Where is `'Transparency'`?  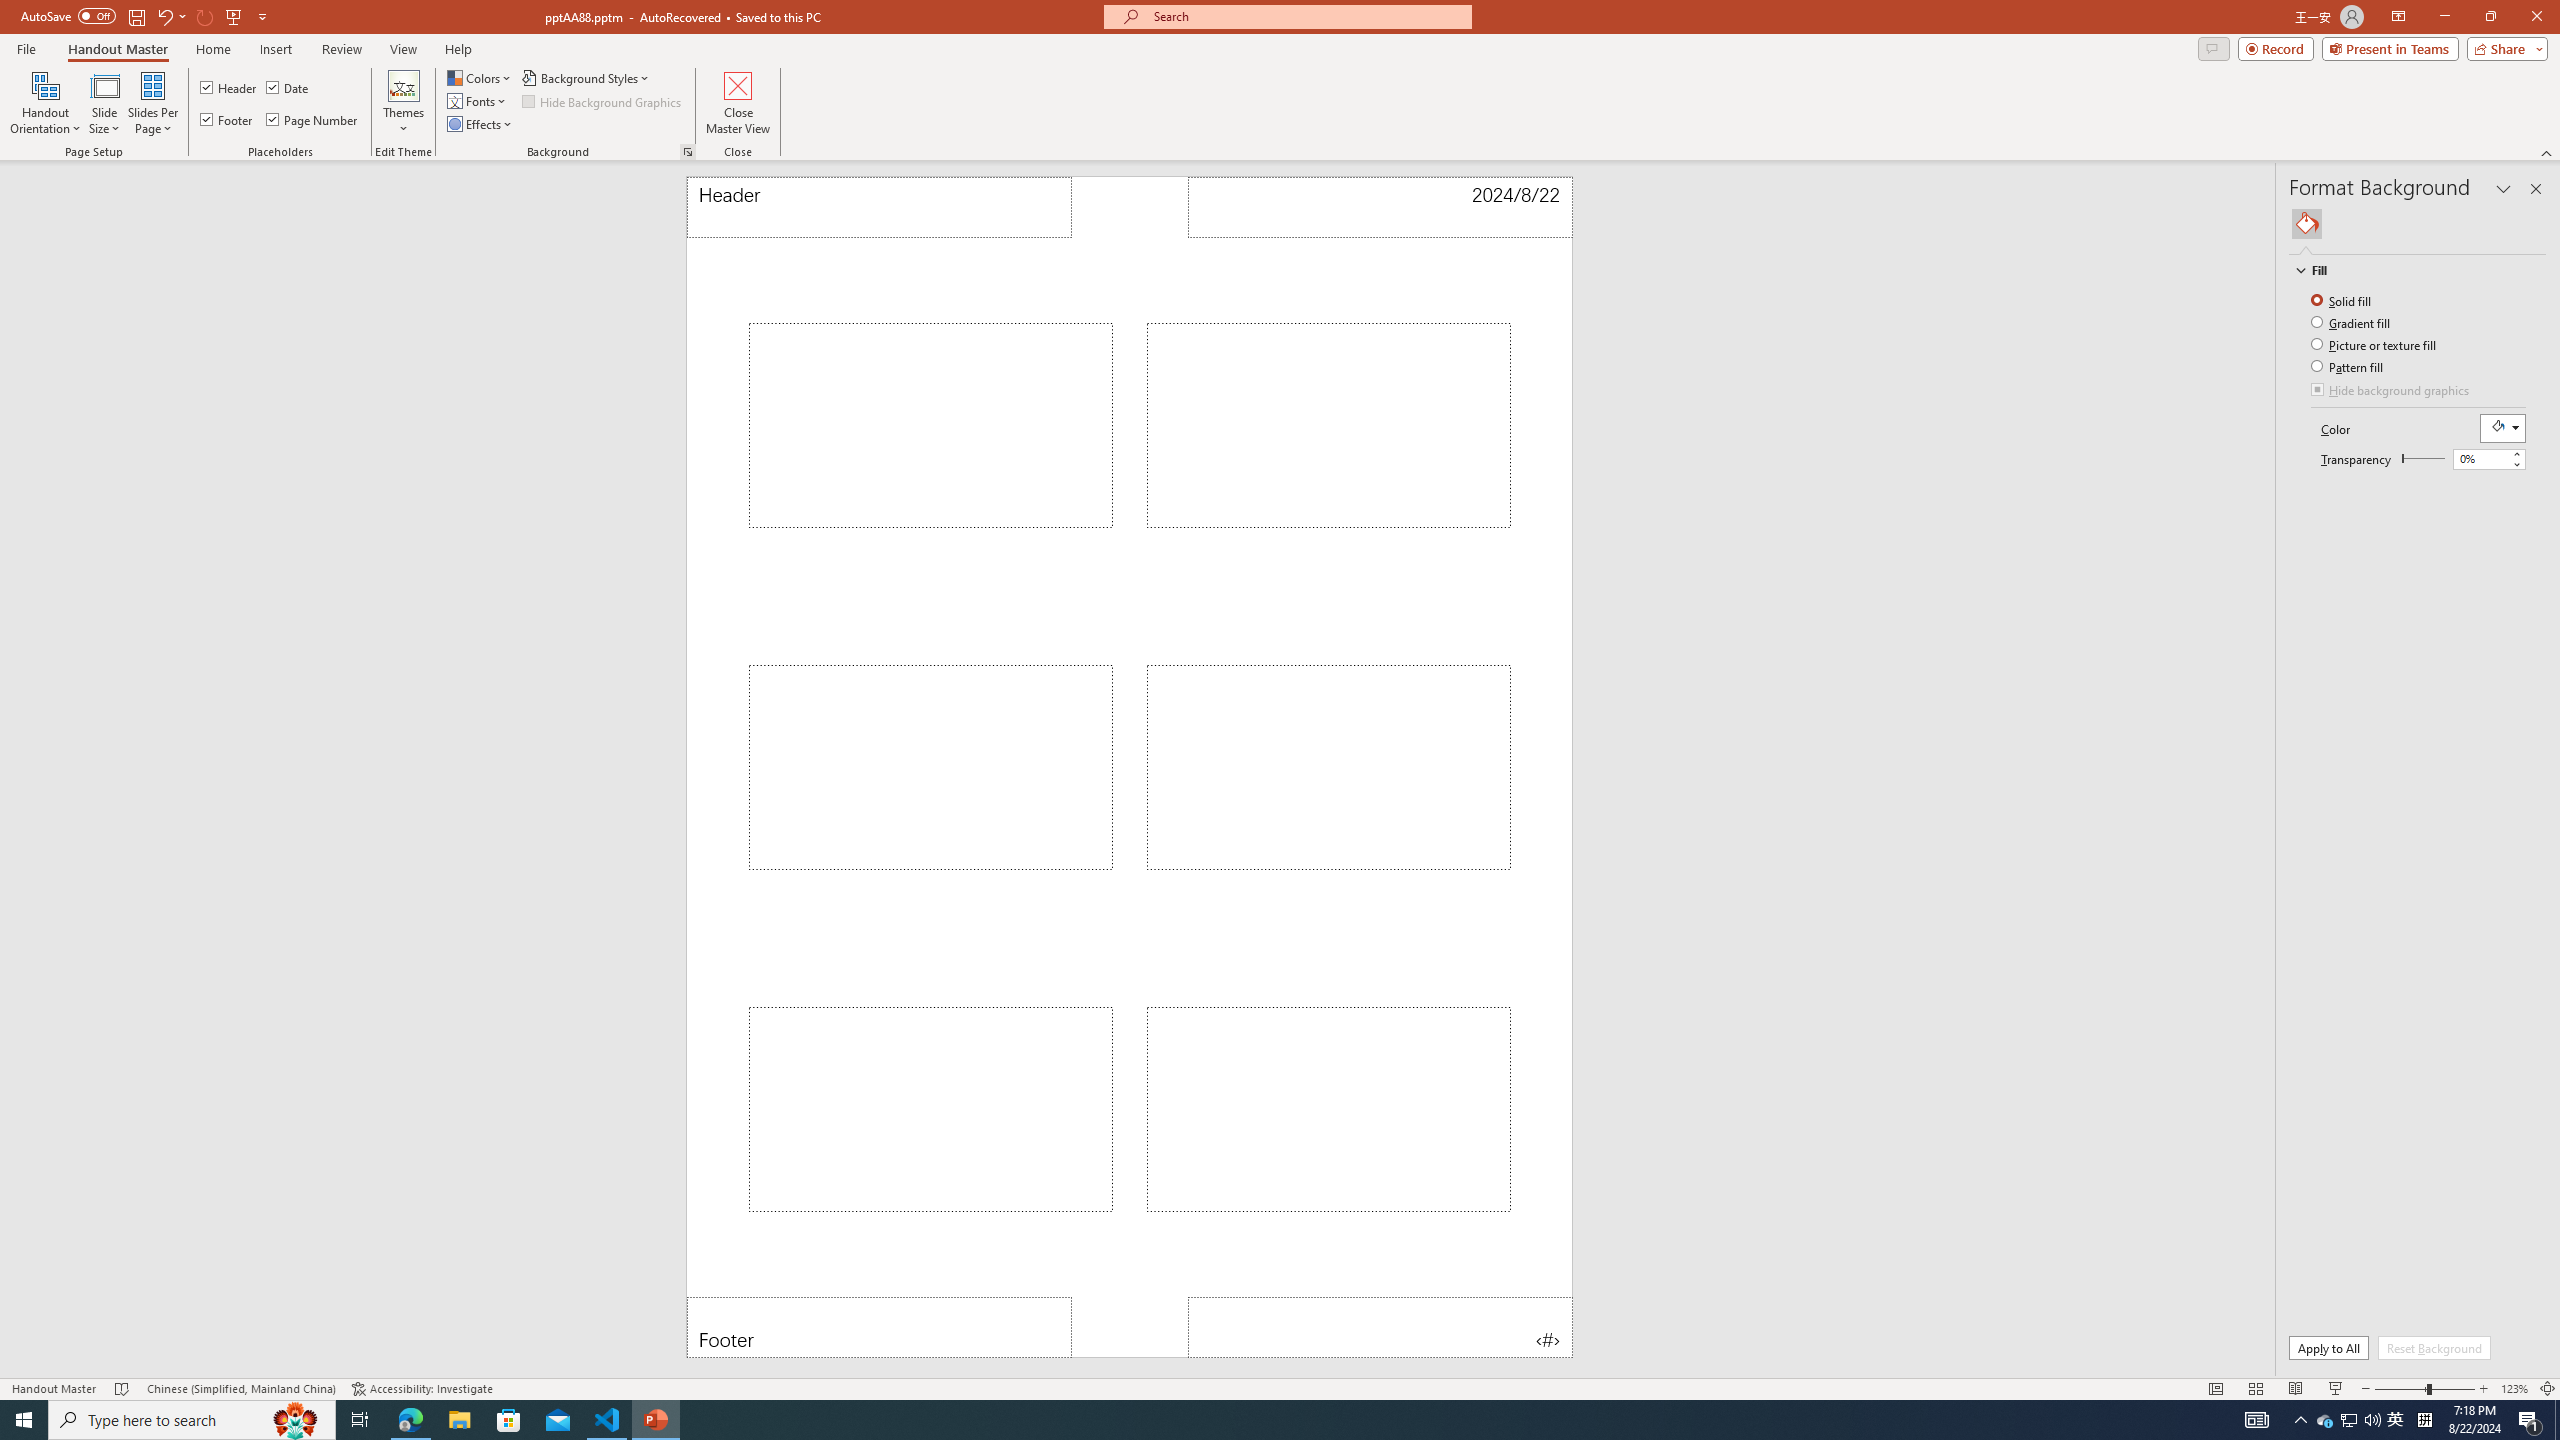
'Transparency' is located at coordinates (2422, 457).